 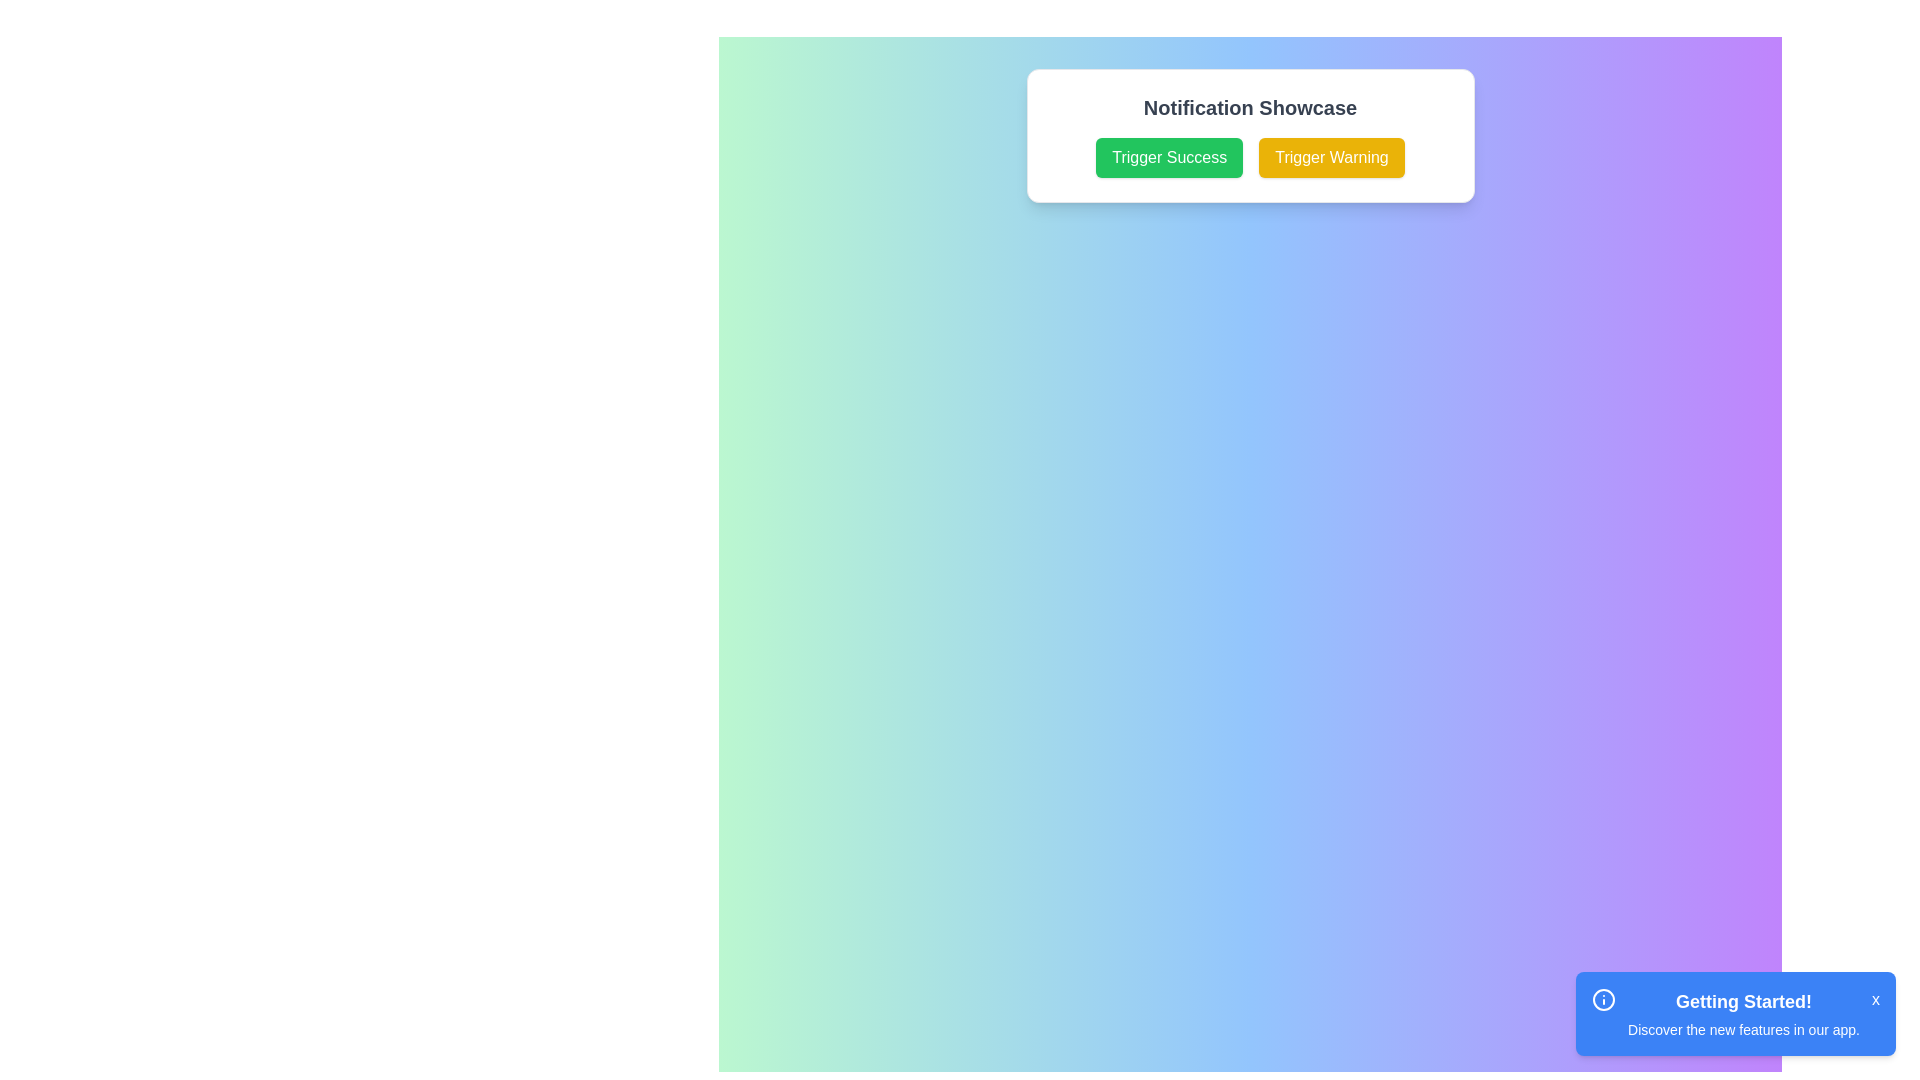 What do you see at coordinates (1169, 157) in the screenshot?
I see `the green button labeled 'Trigger Success'` at bounding box center [1169, 157].